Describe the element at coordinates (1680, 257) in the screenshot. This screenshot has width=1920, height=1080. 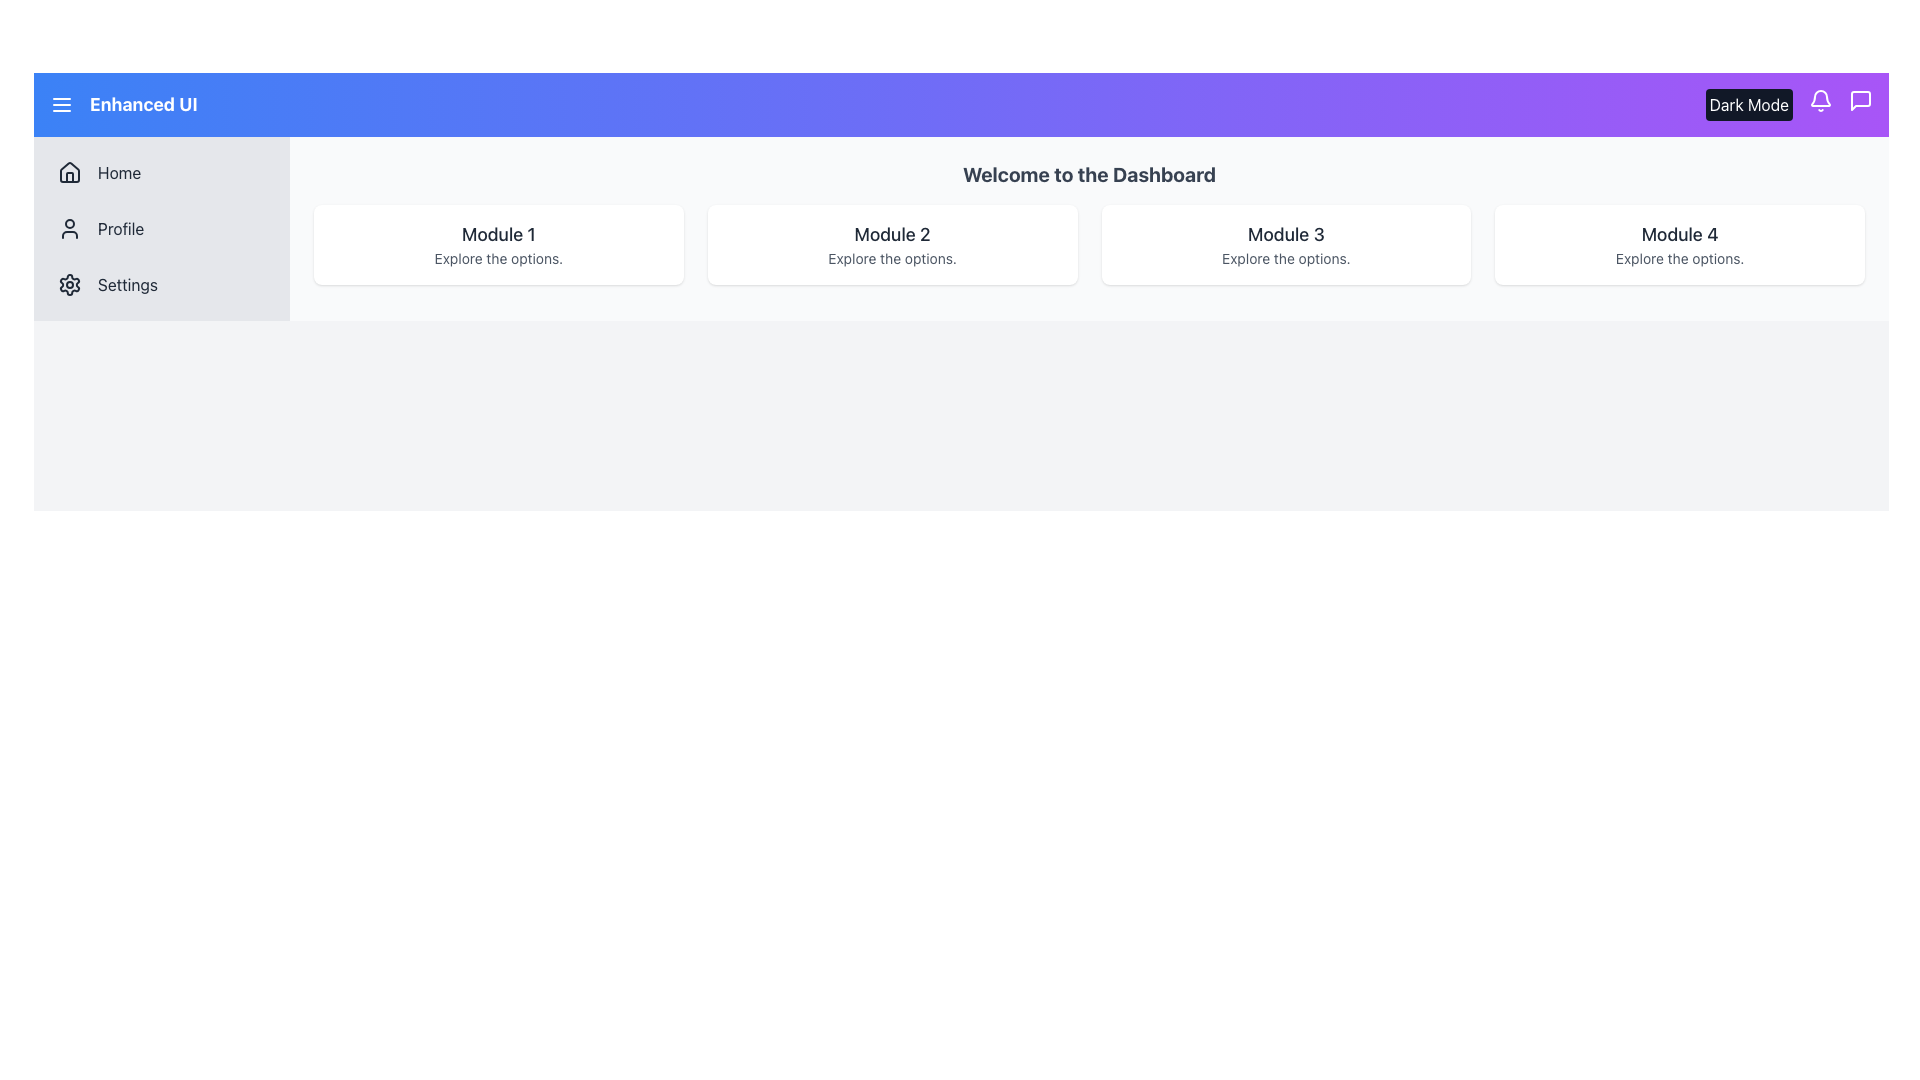
I see `the text label that reads 'Explore the options.' located beneath 'Module 4' in the fourth card of the grid` at that location.